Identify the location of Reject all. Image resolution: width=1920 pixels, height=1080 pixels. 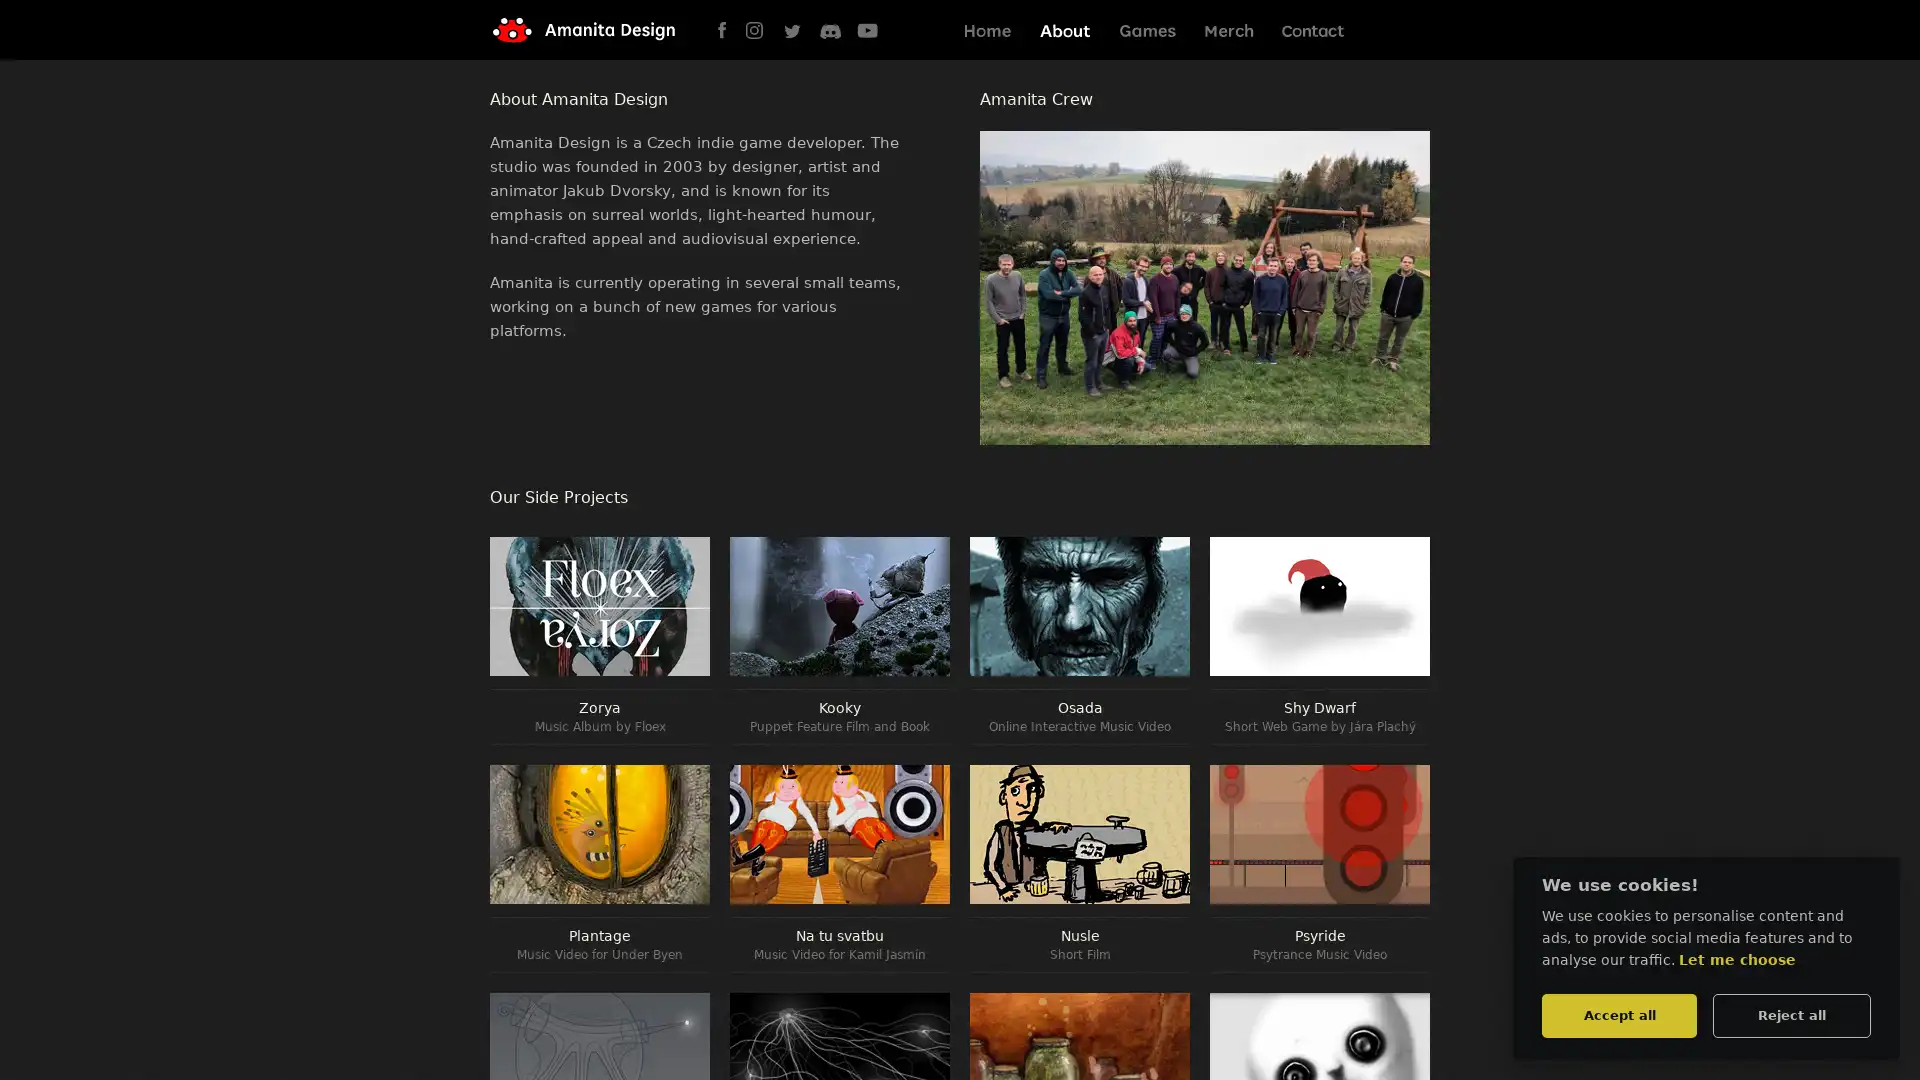
(1791, 1014).